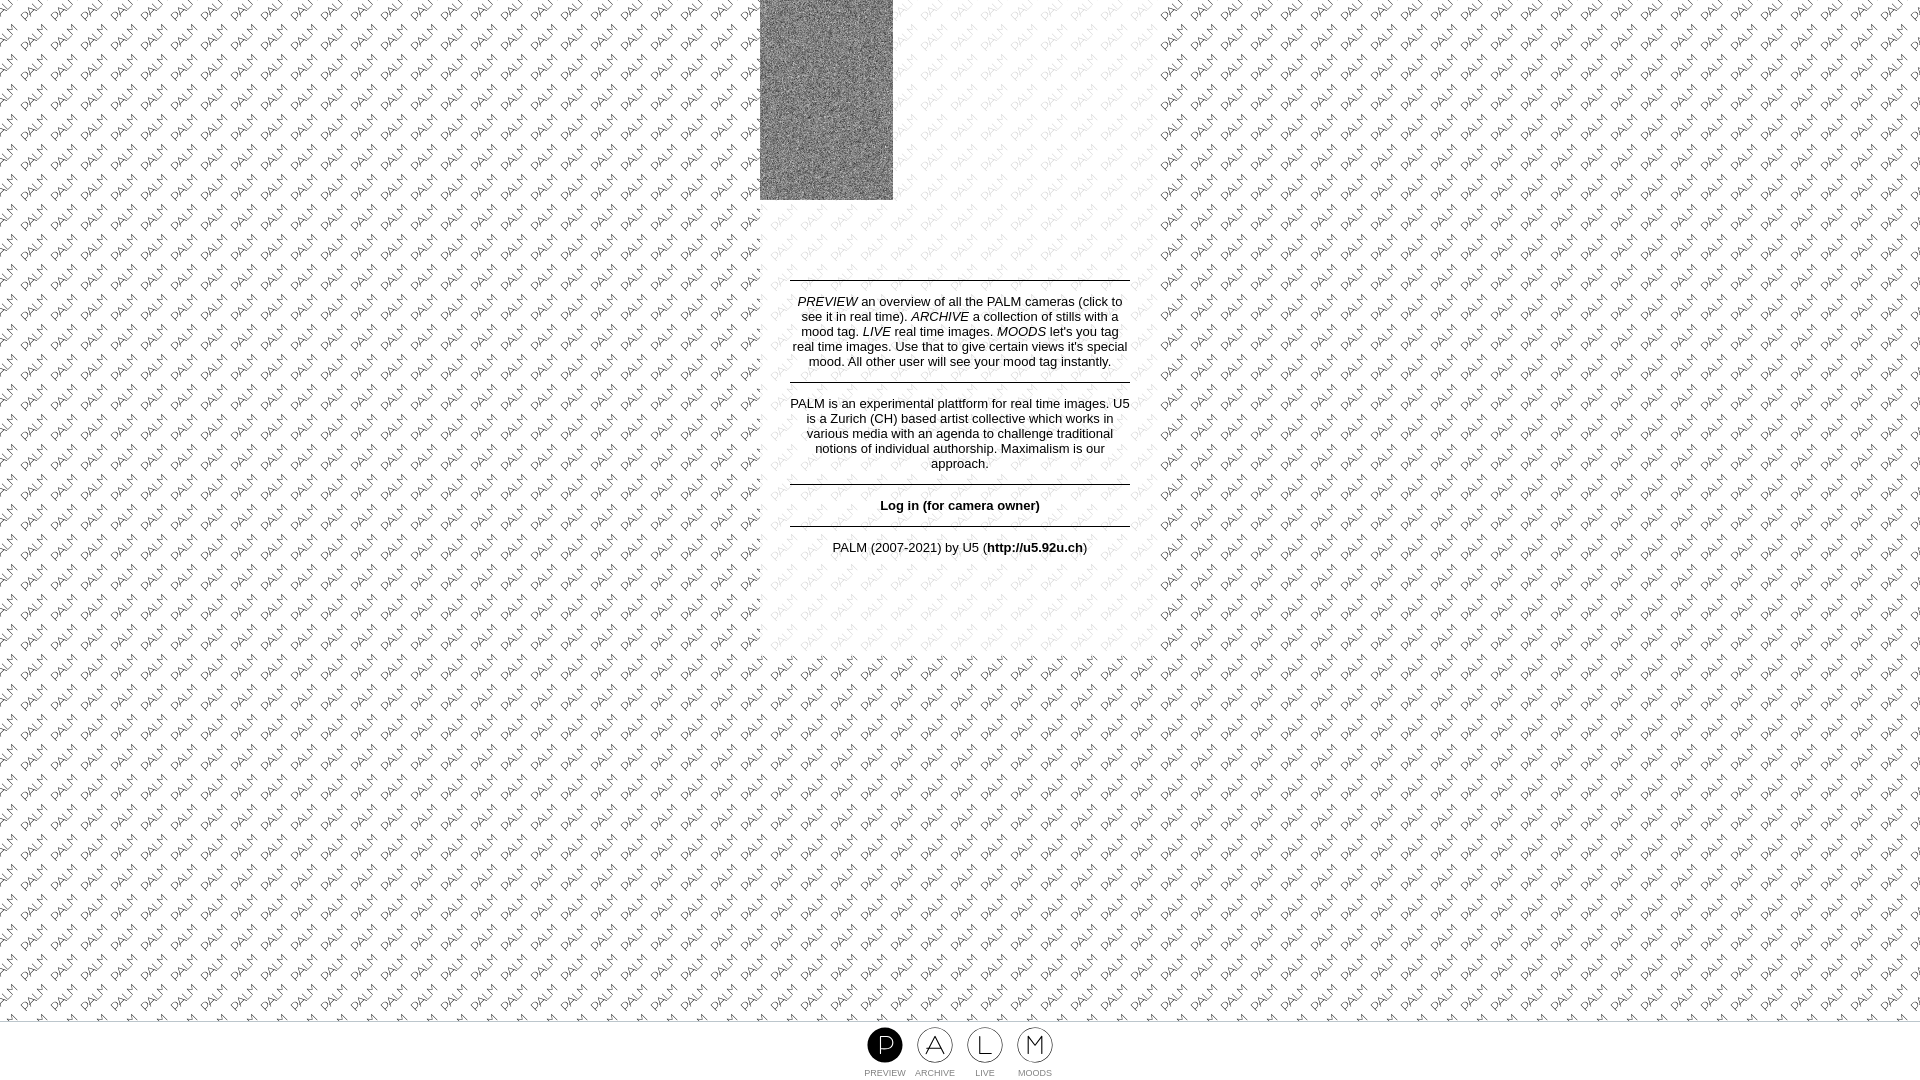 The image size is (1920, 1080). I want to click on 'http://u5.92u.ch', so click(987, 547).